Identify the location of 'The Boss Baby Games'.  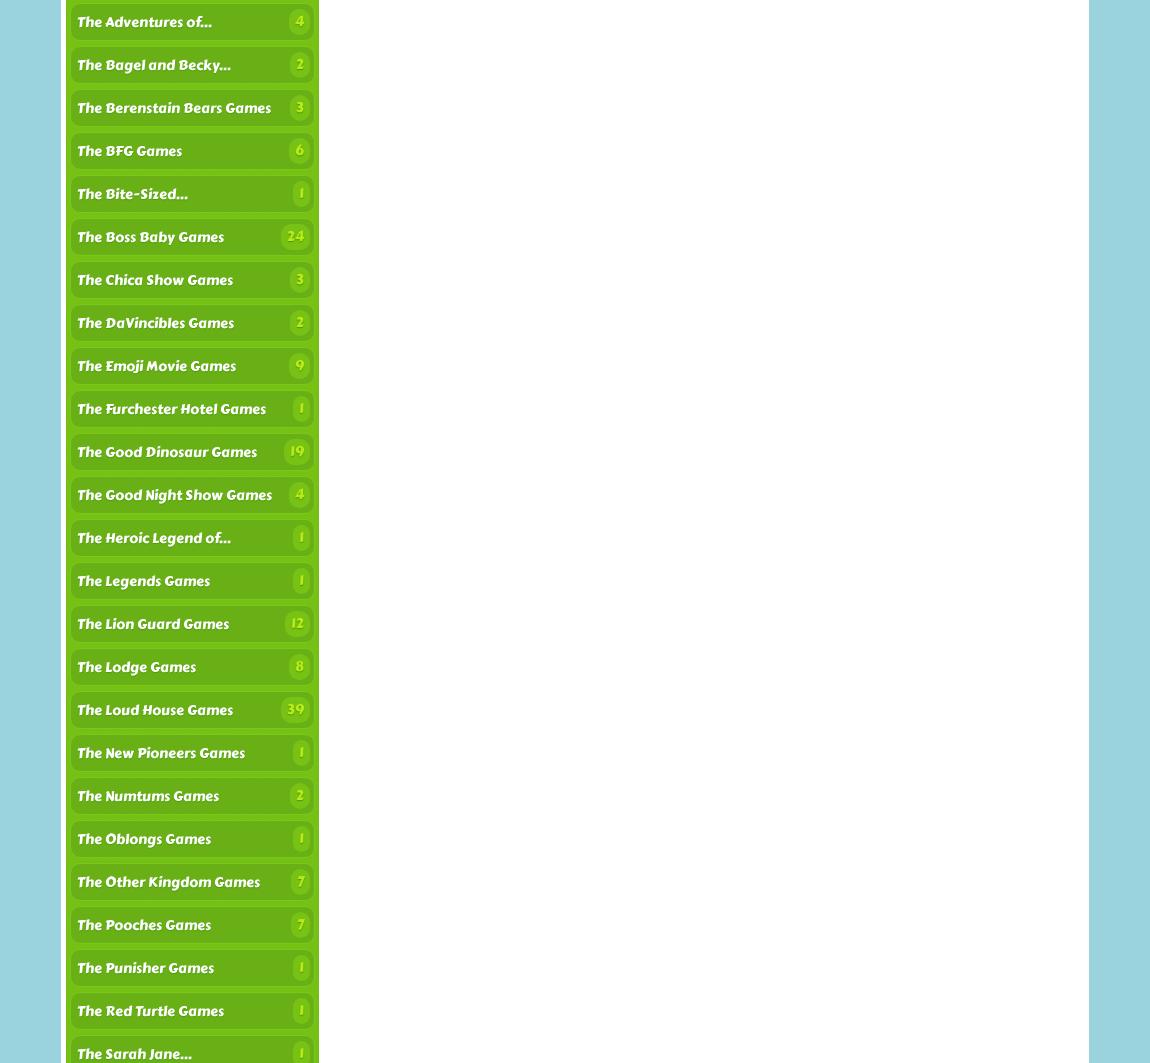
(149, 237).